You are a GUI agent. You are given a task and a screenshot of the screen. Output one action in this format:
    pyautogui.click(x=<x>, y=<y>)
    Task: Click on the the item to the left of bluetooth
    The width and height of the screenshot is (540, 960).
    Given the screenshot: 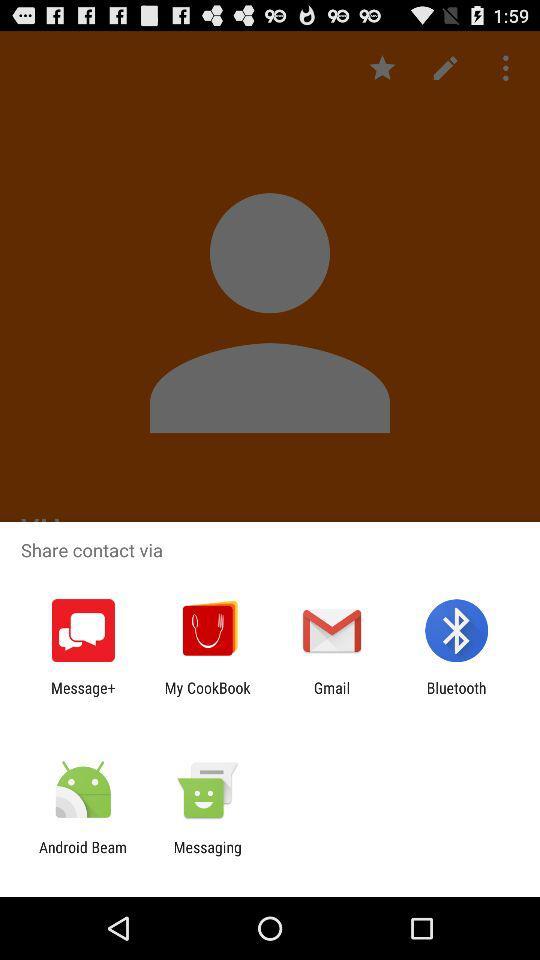 What is the action you would take?
    pyautogui.click(x=332, y=696)
    